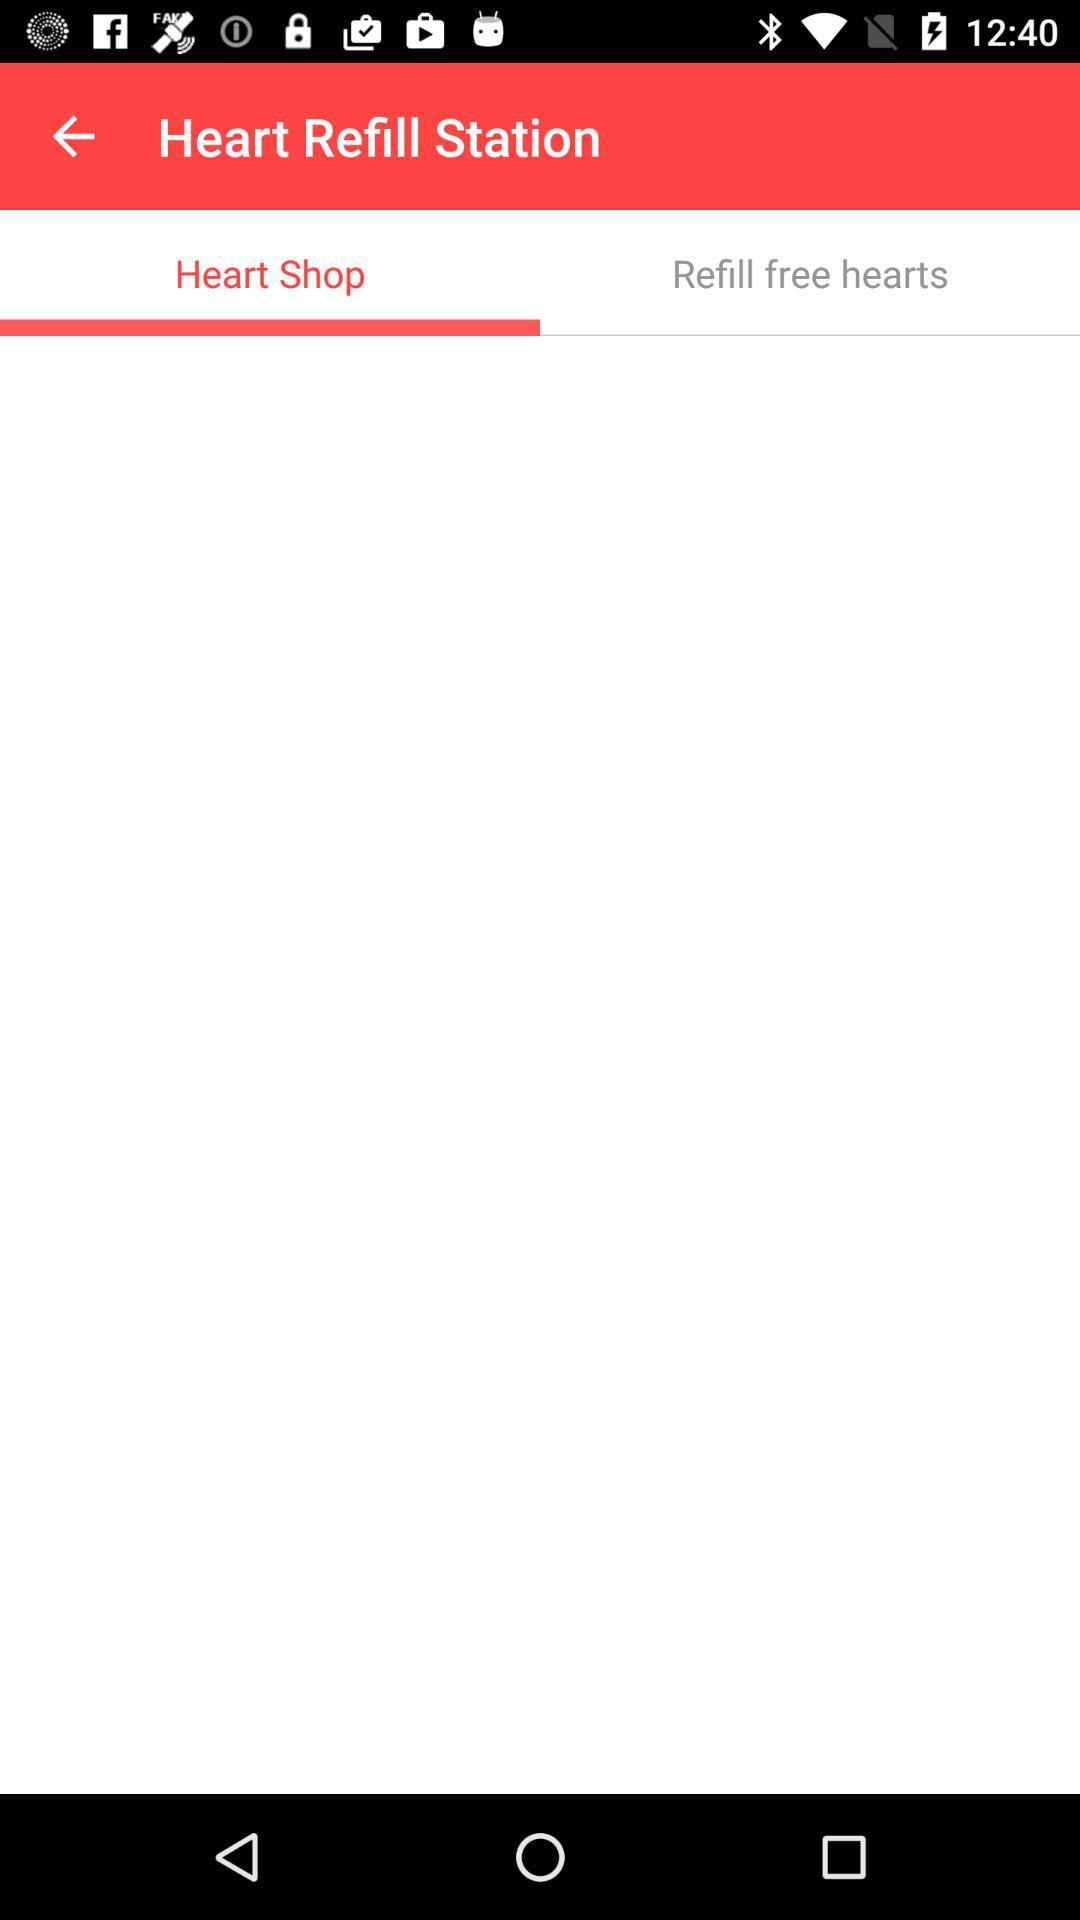 This screenshot has height=1920, width=1080. I want to click on item next to the heart shop, so click(810, 272).